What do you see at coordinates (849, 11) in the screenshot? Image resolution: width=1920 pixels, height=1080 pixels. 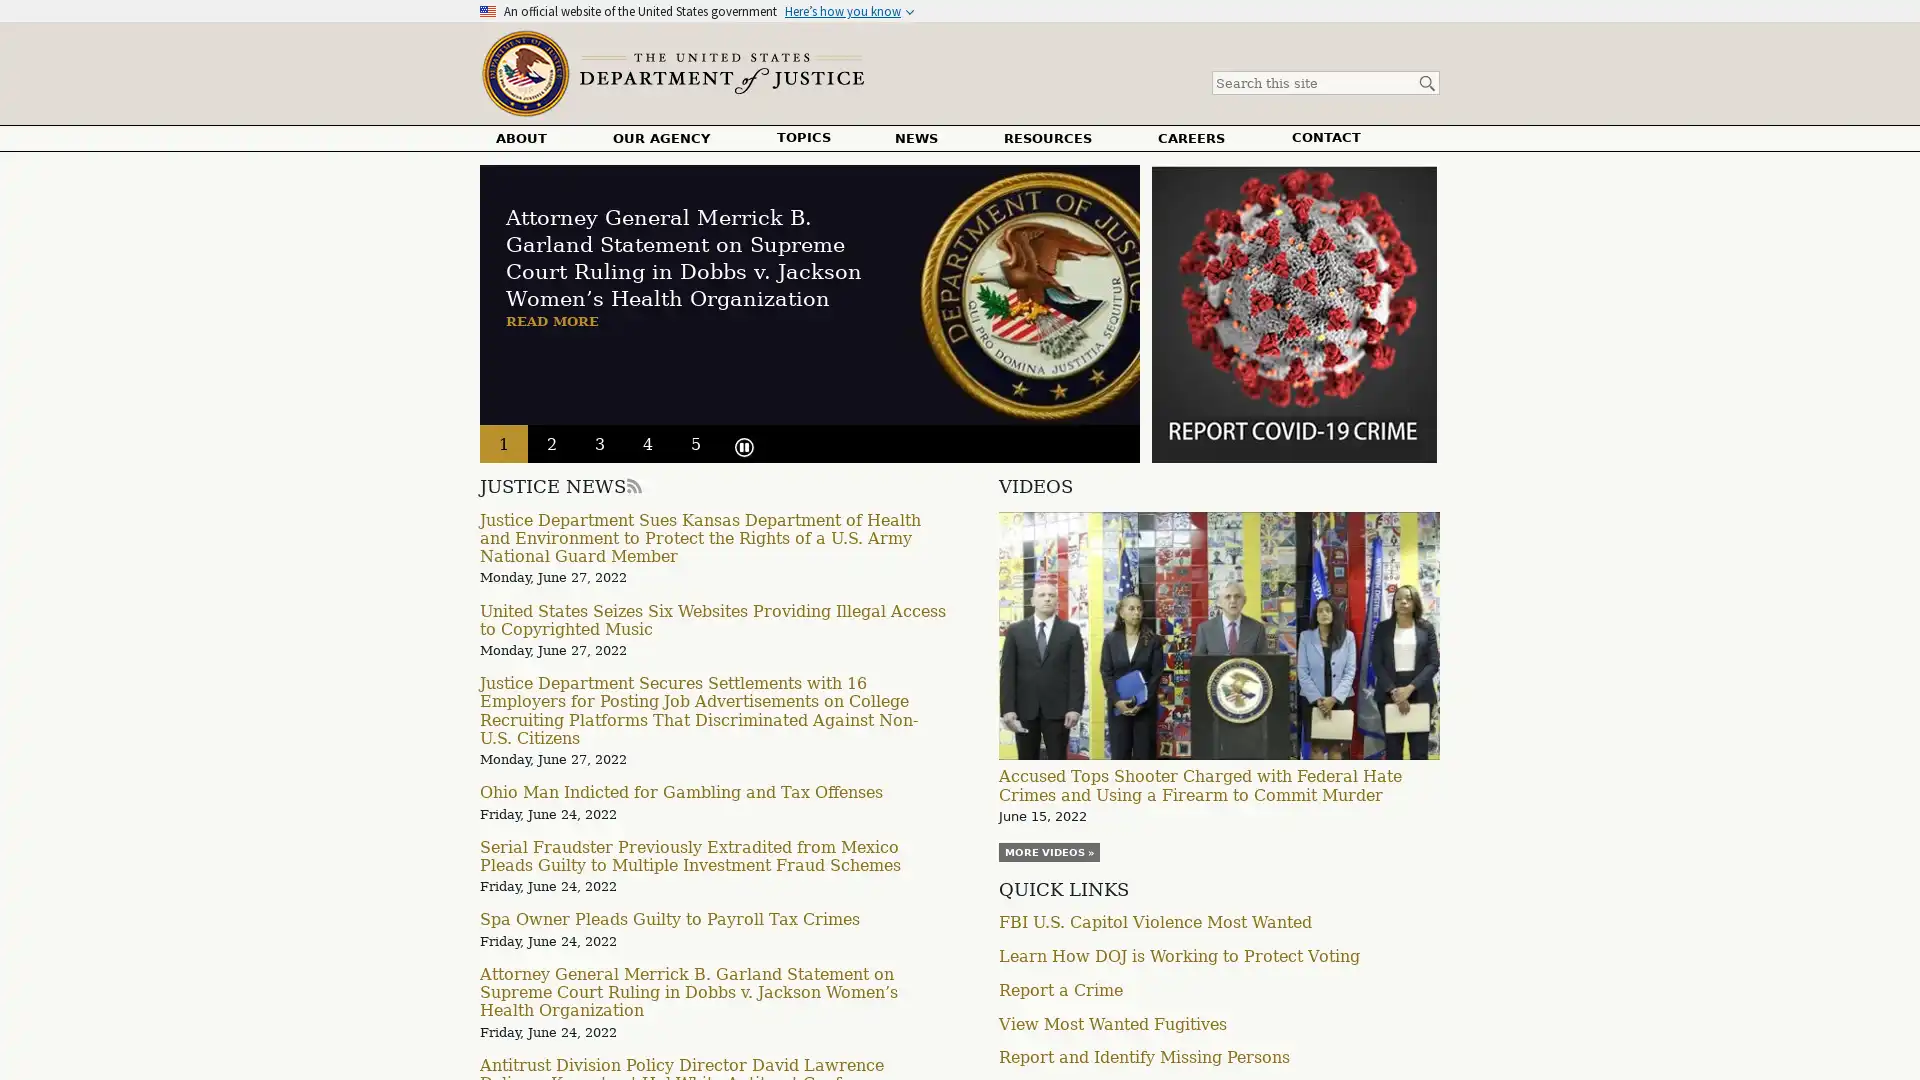 I see `Heres how you know` at bounding box center [849, 11].